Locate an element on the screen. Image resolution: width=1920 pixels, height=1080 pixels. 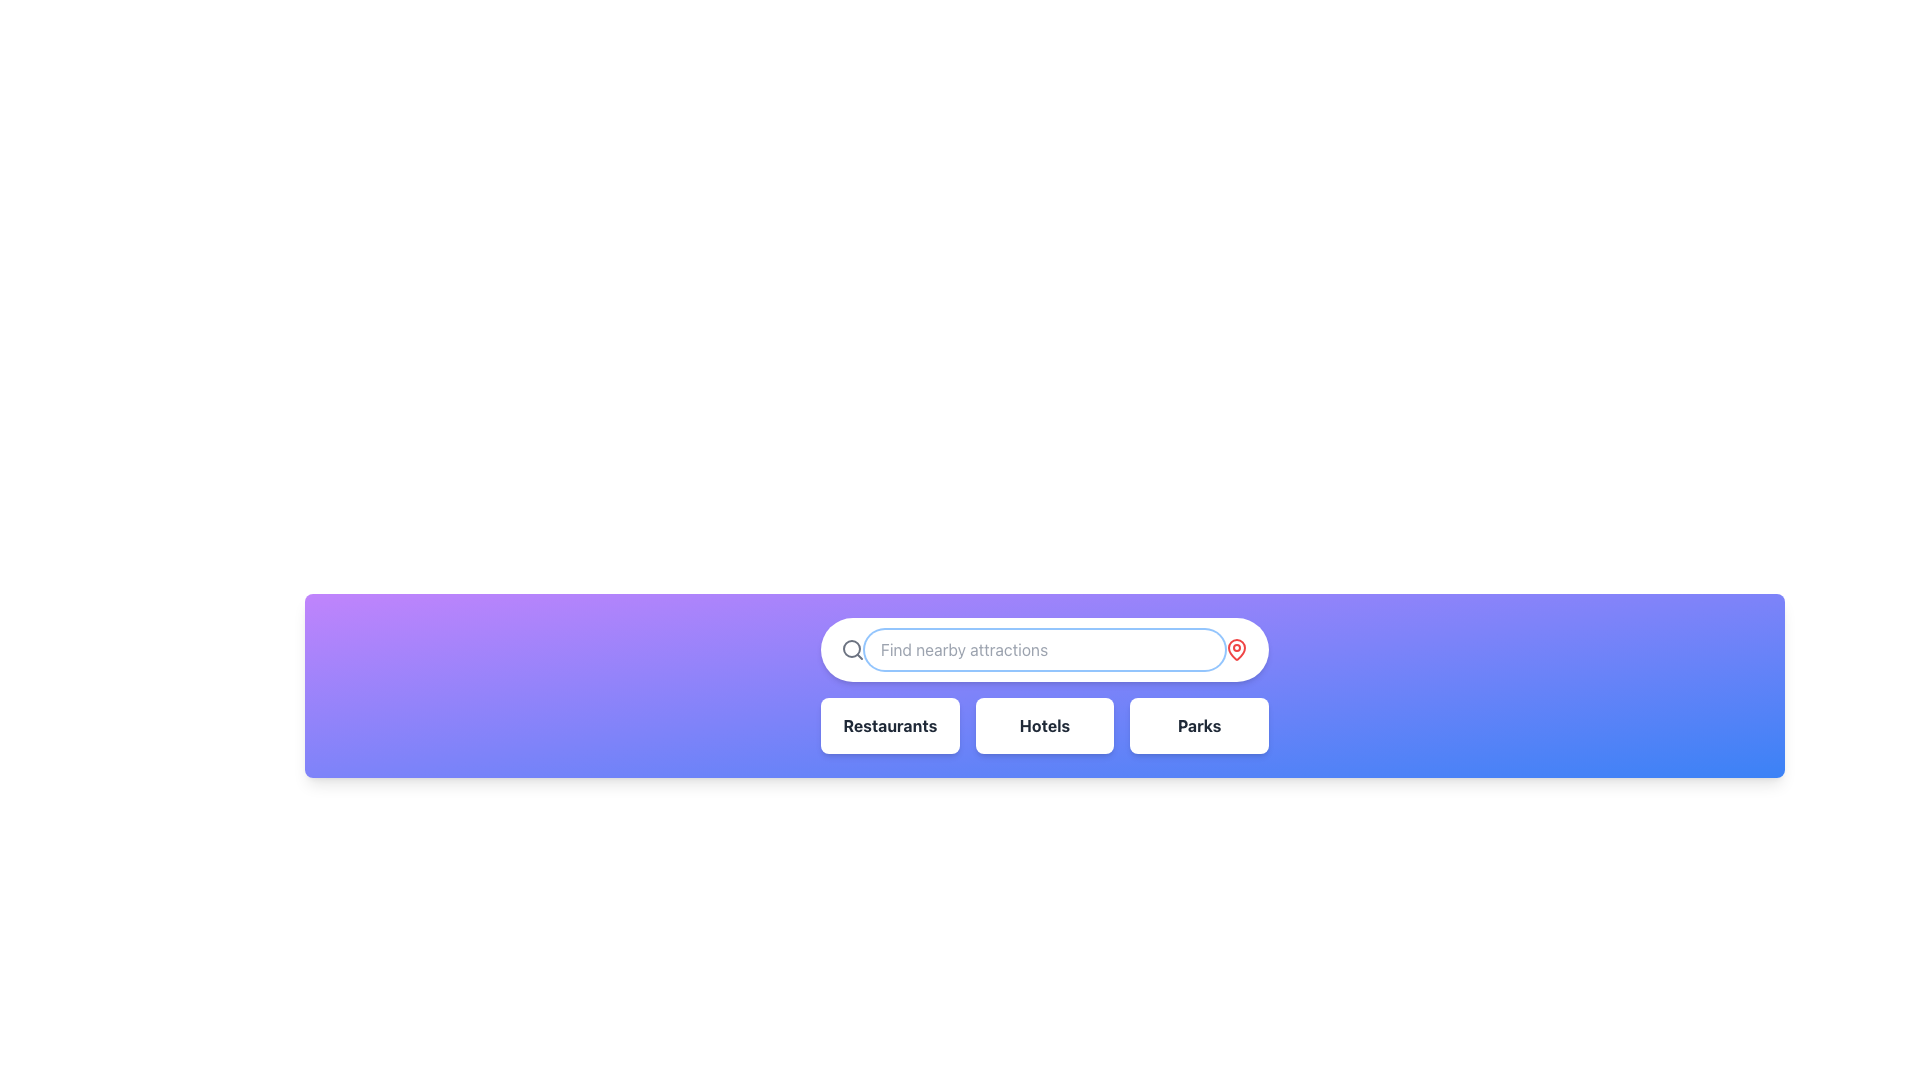
the search bar, which is a text input for finding nearby attractions, to focus and type in it is located at coordinates (1044, 650).